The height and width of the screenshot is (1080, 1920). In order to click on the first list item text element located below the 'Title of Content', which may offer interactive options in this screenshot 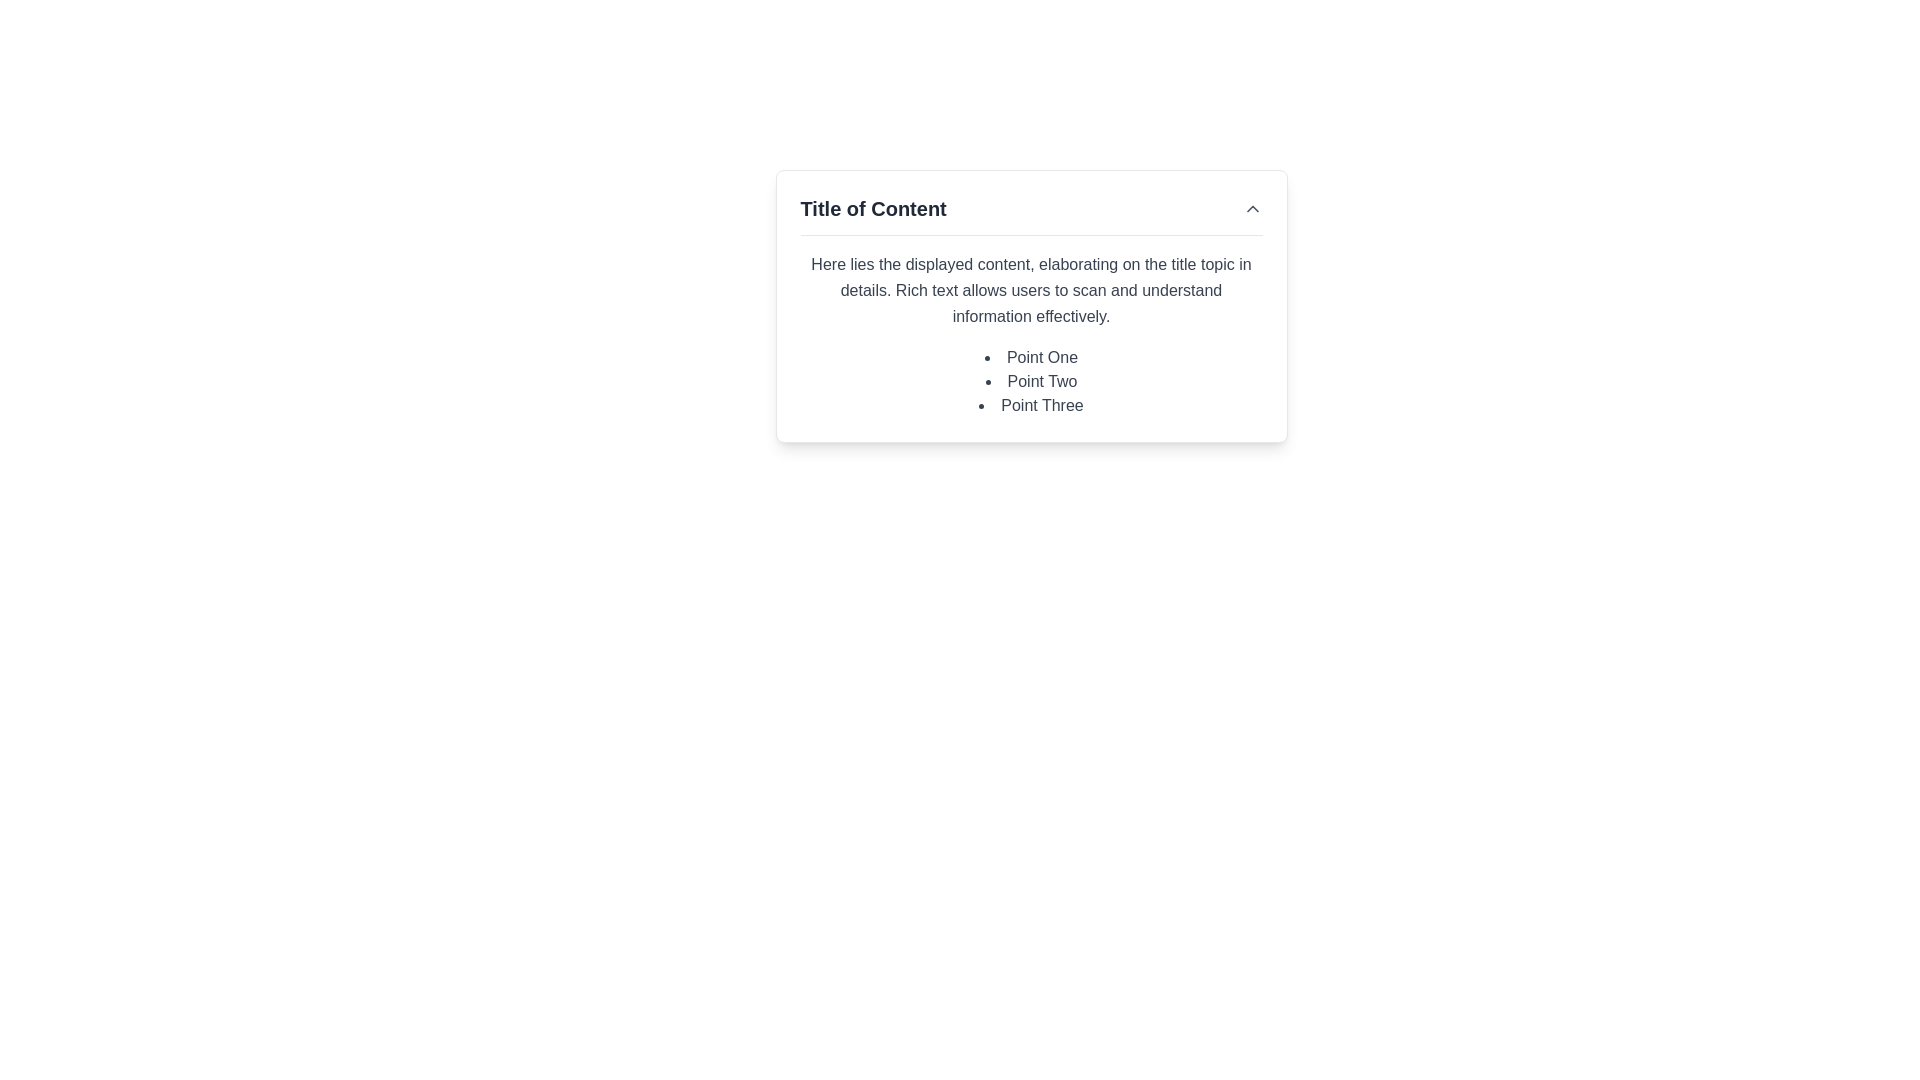, I will do `click(1031, 357)`.